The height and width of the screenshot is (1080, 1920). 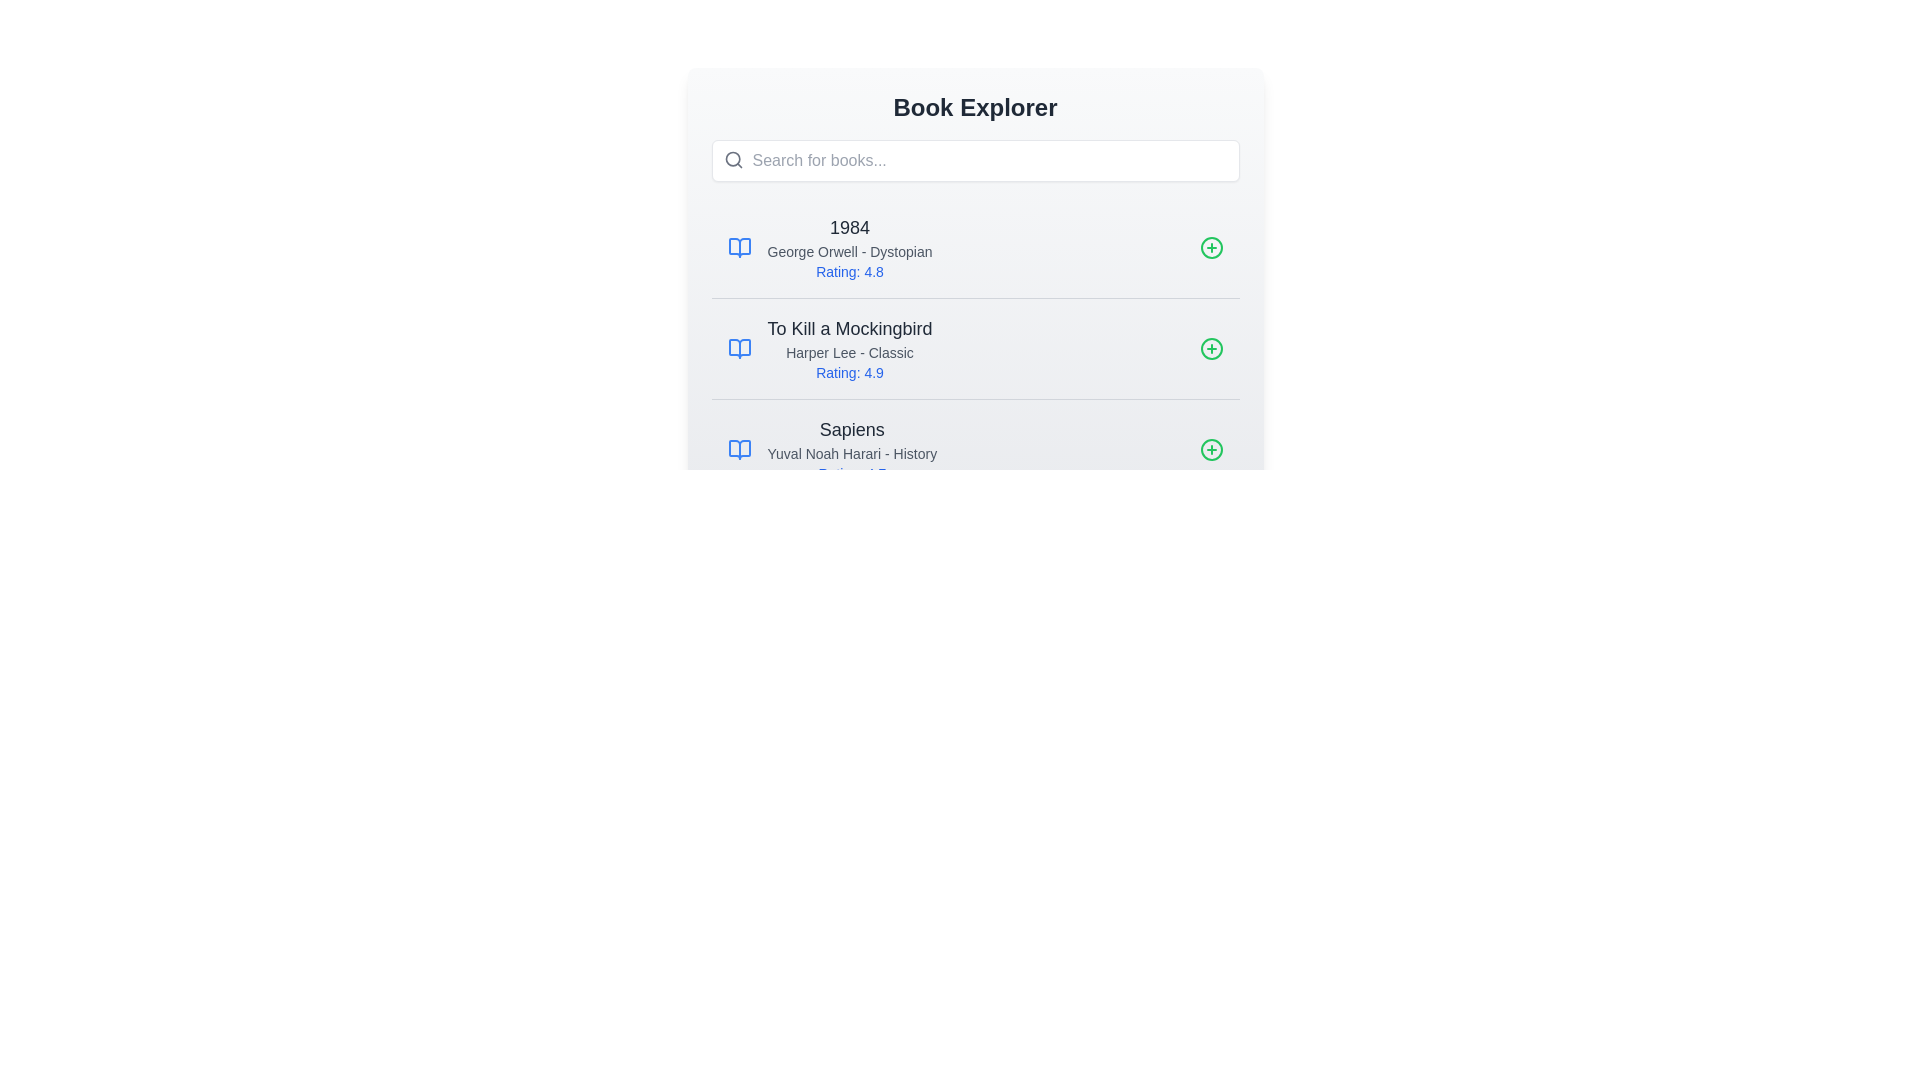 What do you see at coordinates (849, 327) in the screenshot?
I see `text label displaying 'To Kill a Mockingbird' which is styled in a larger font size and bold weight, located in the middle of a book explorer UI's vertical list of book entries` at bounding box center [849, 327].